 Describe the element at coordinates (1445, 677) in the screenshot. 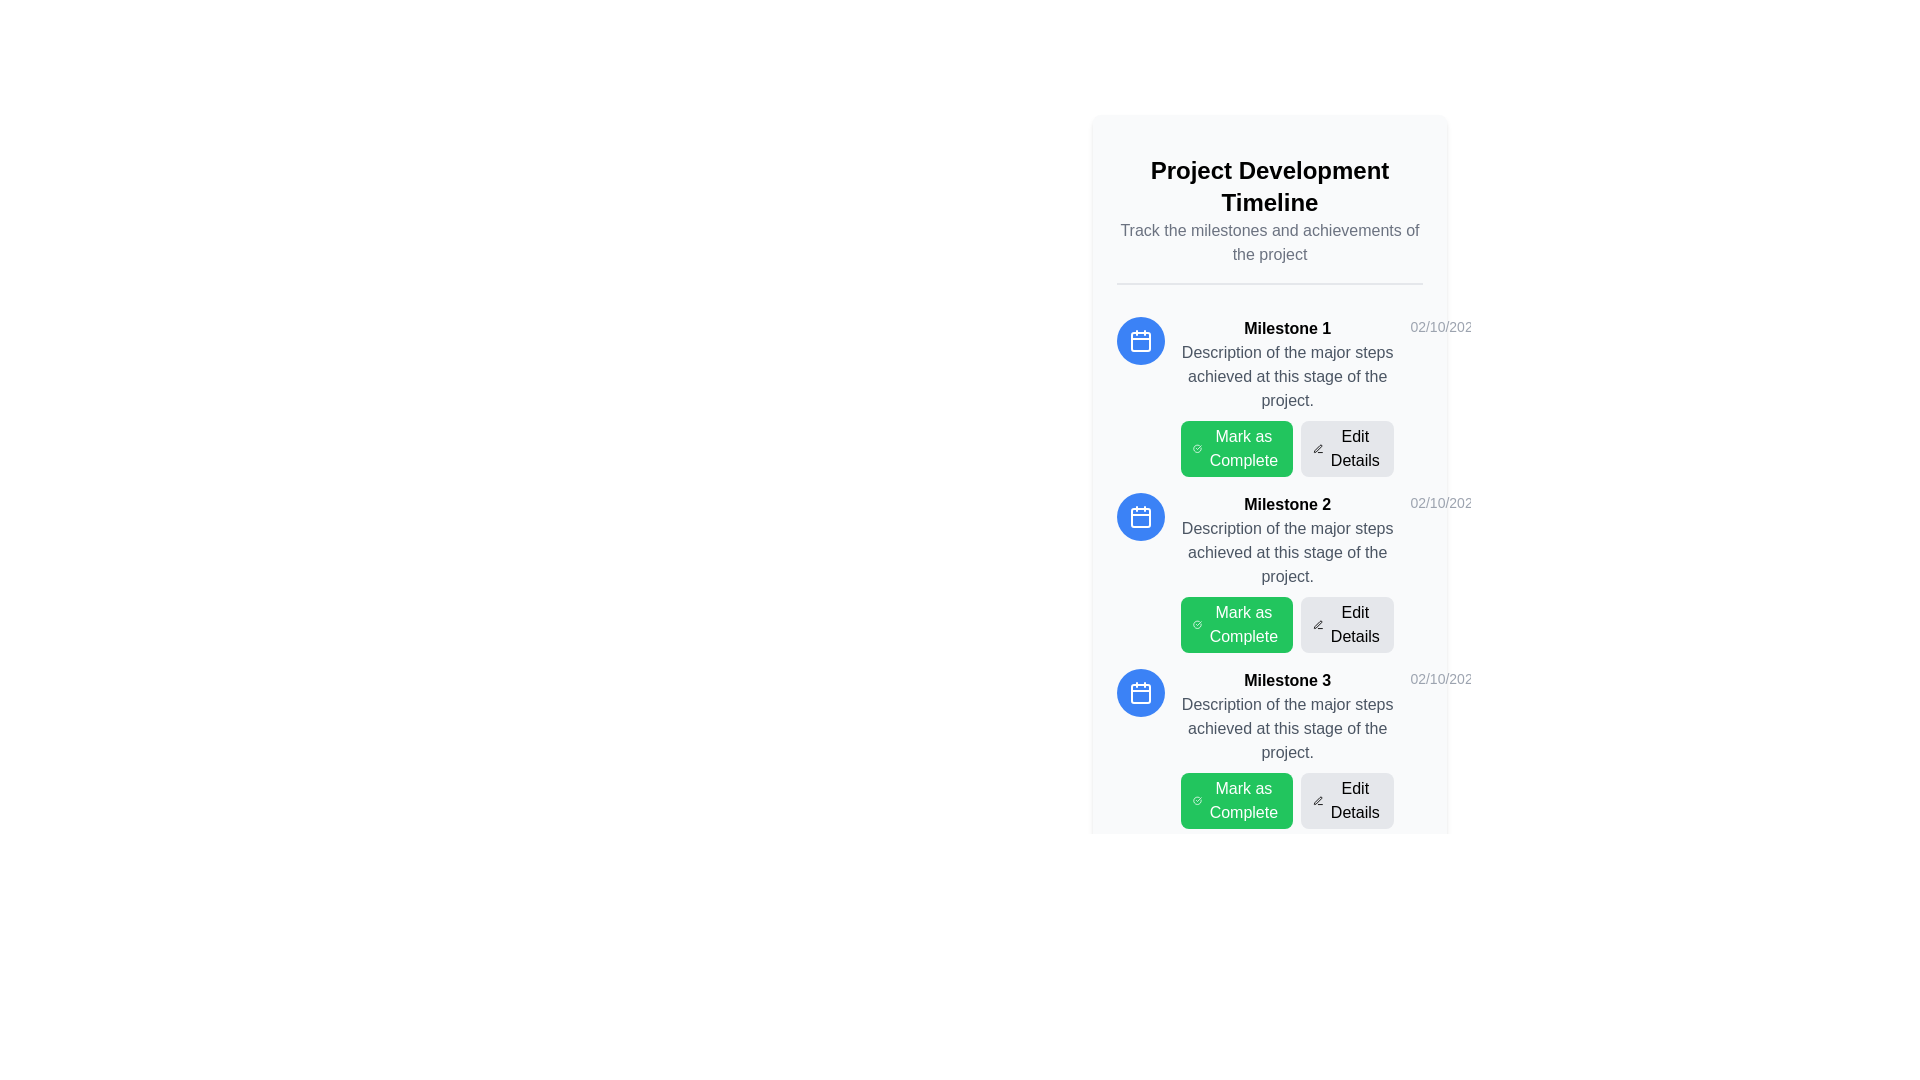

I see `the text element displaying '02/10/2023', which is styled in light gray and located to the right of the milestone title for 'Milestone 3'` at that location.